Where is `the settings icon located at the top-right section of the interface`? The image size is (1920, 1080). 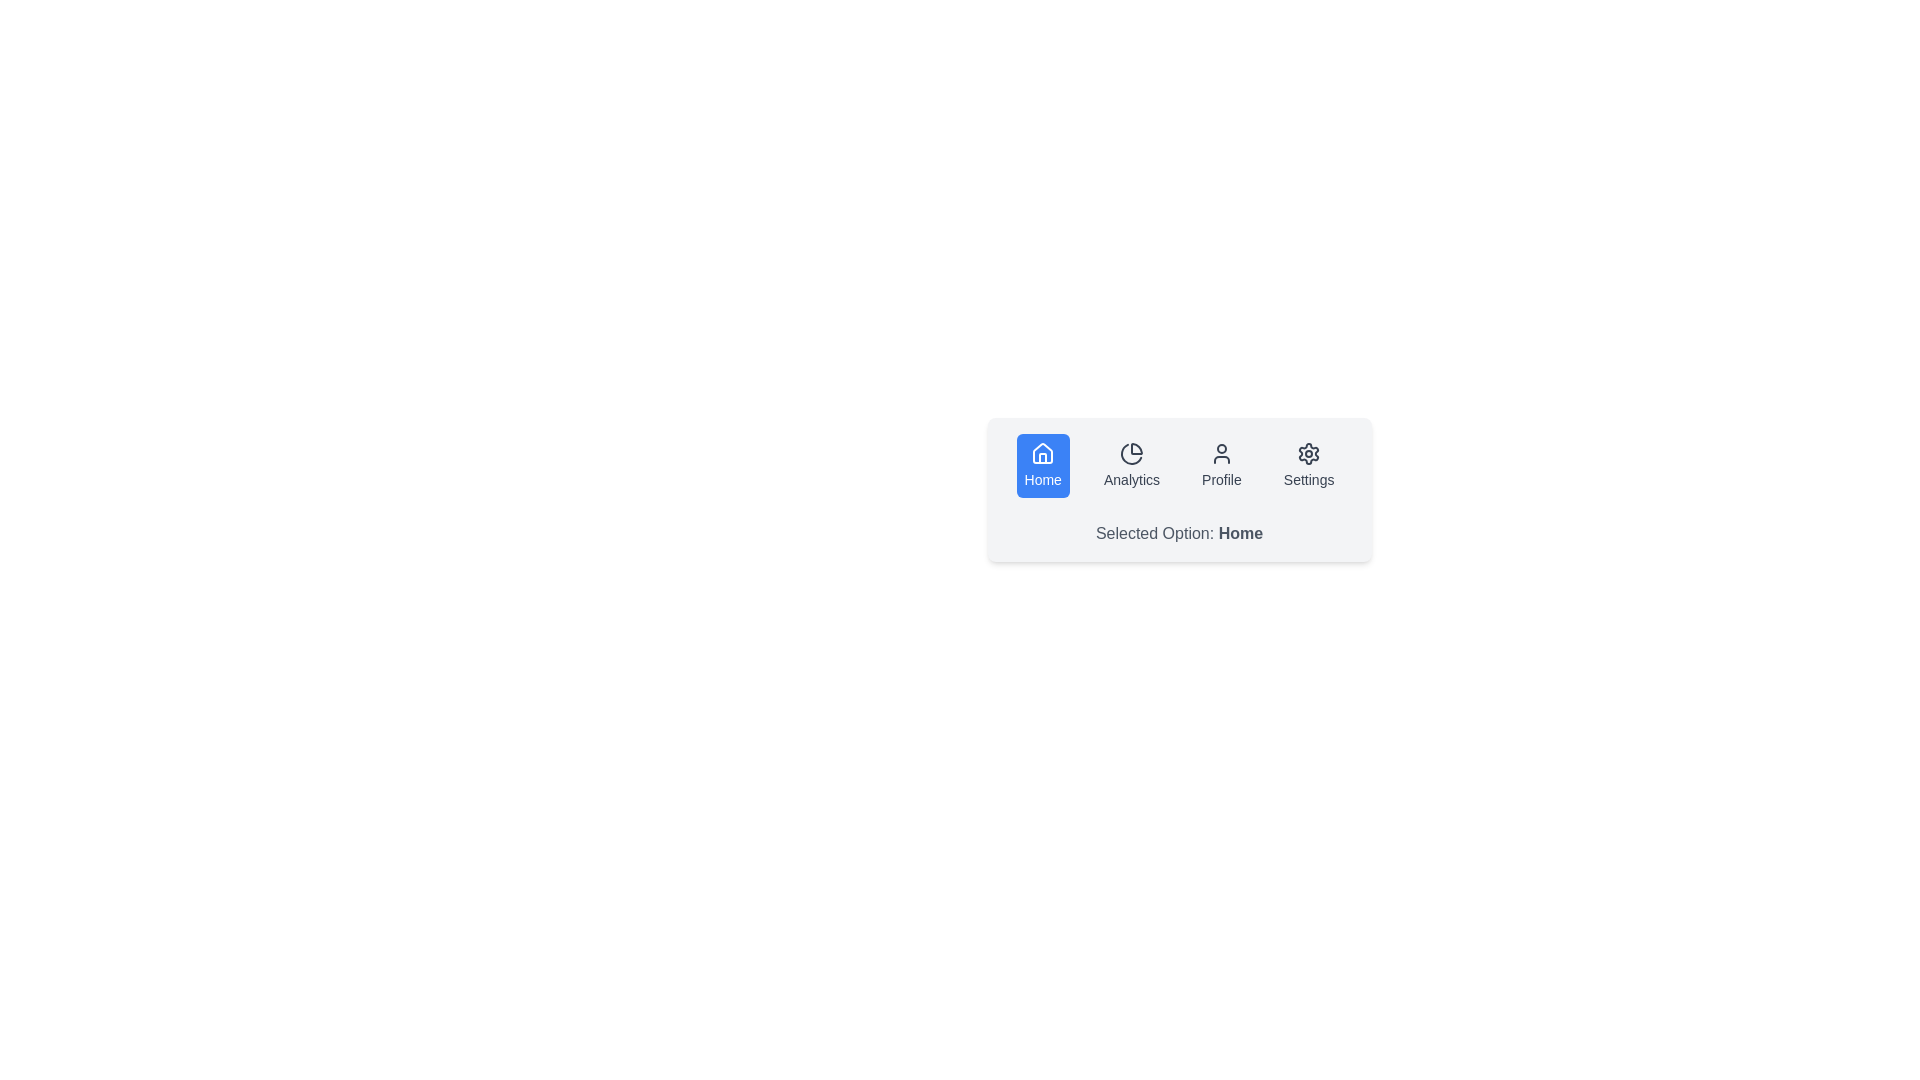
the settings icon located at the top-right section of the interface is located at coordinates (1309, 454).